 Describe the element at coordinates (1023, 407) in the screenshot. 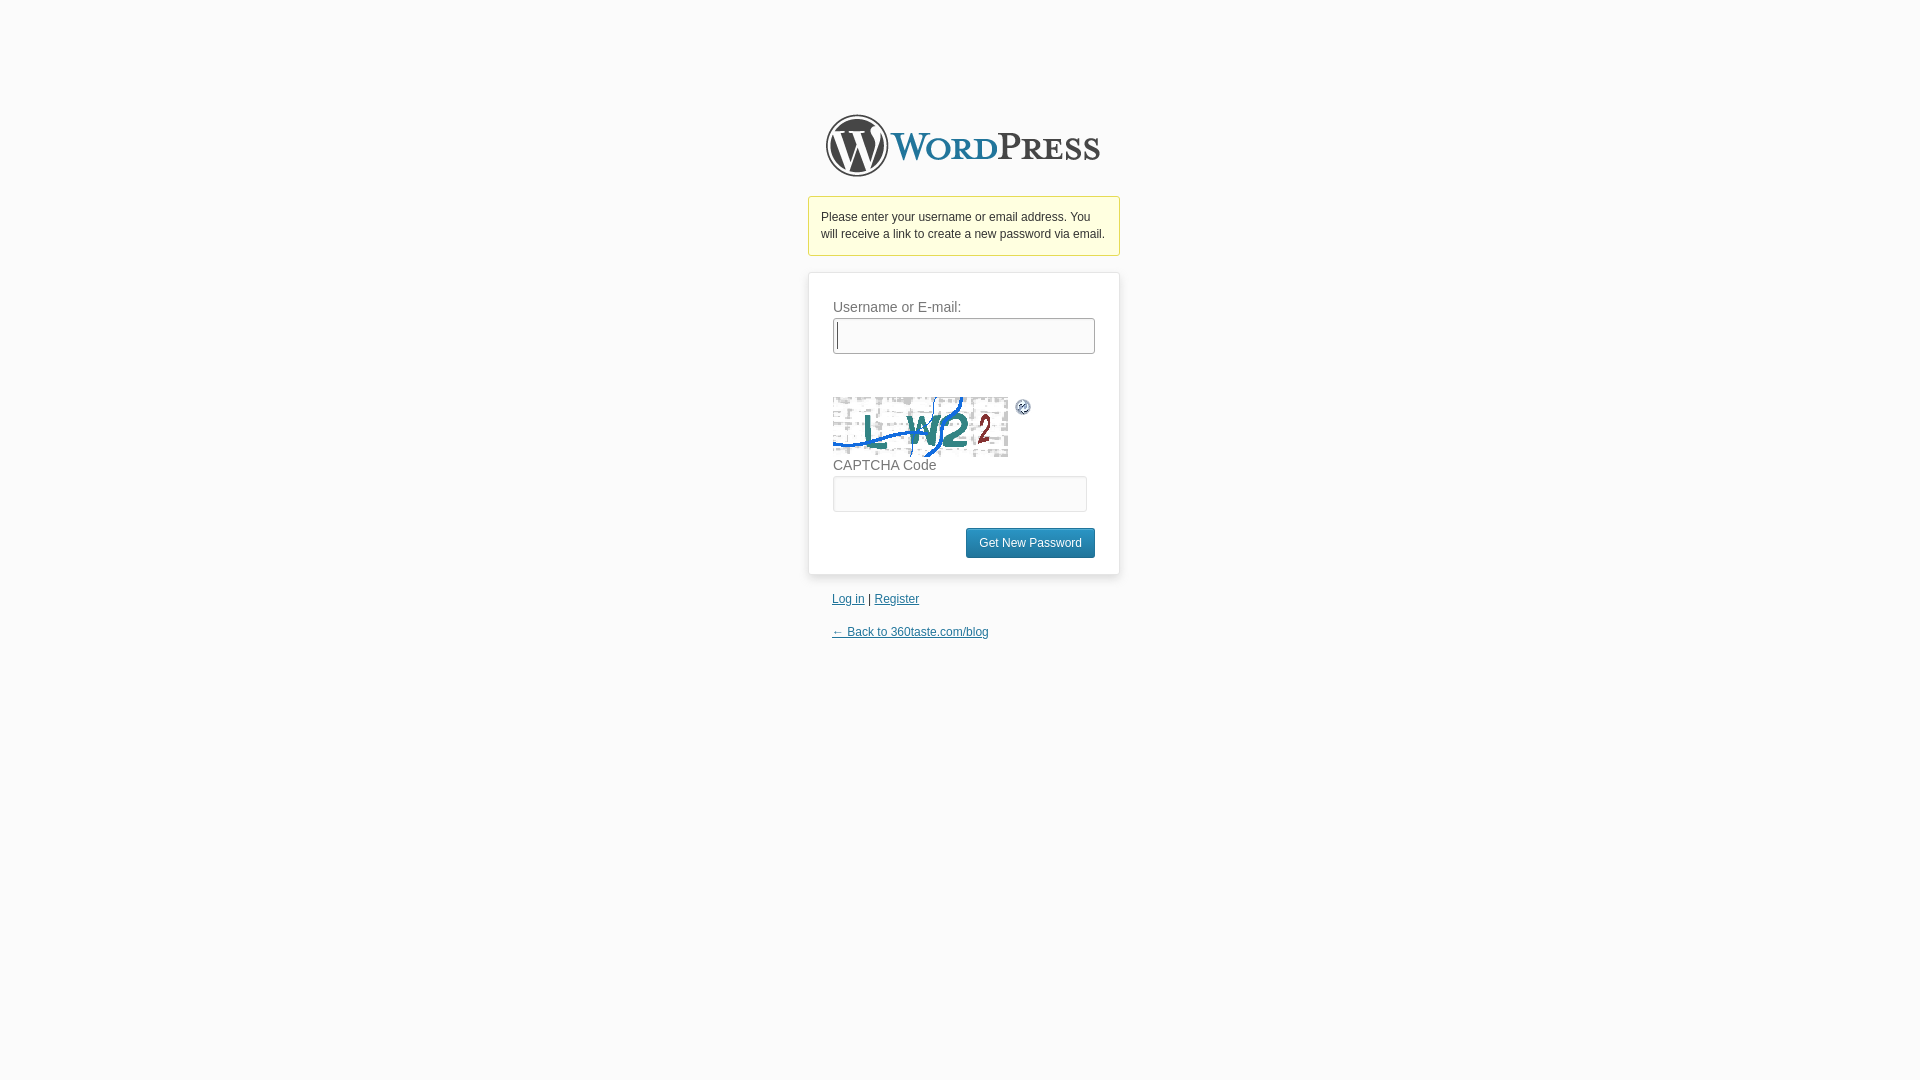

I see `'Refresh Image'` at that location.